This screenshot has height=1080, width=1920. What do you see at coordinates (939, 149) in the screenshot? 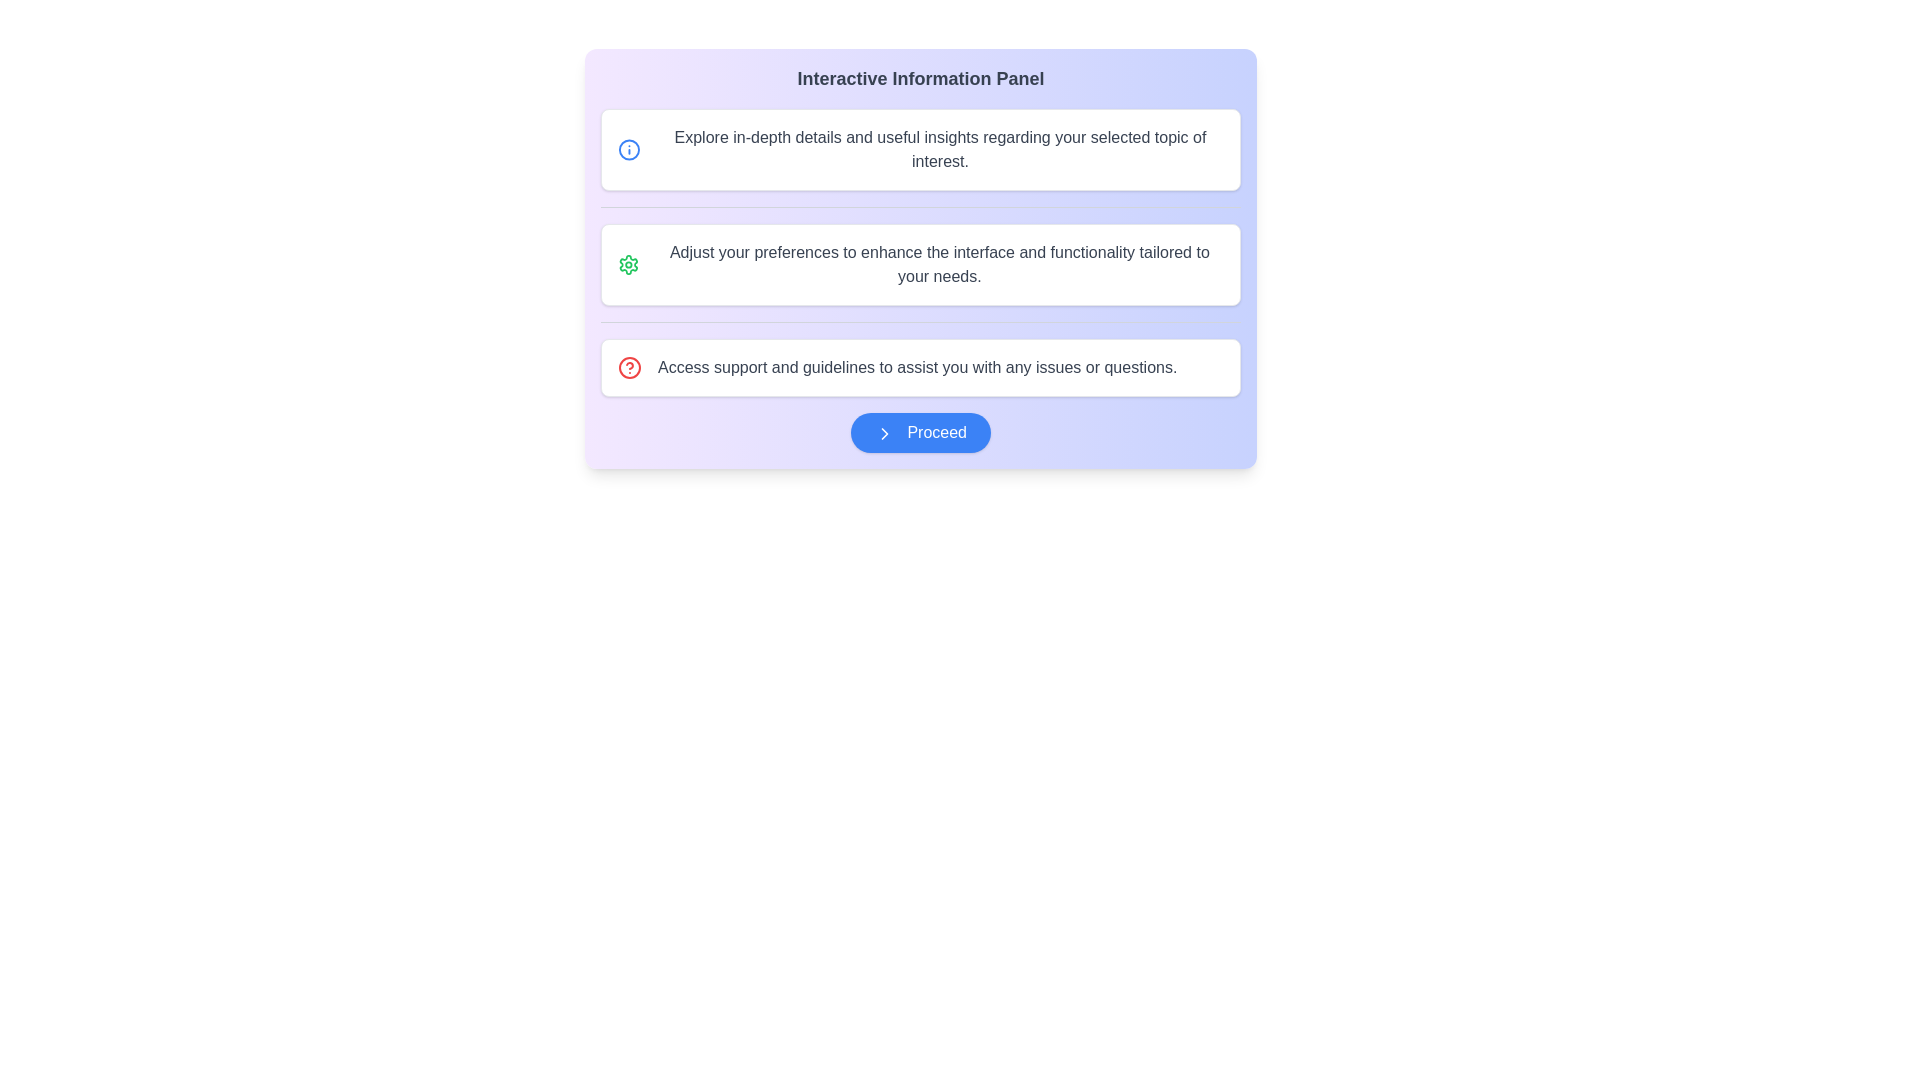
I see `descriptive text located to the right of the informational icon at the top of the 'Interactive Information Panel' section` at bounding box center [939, 149].